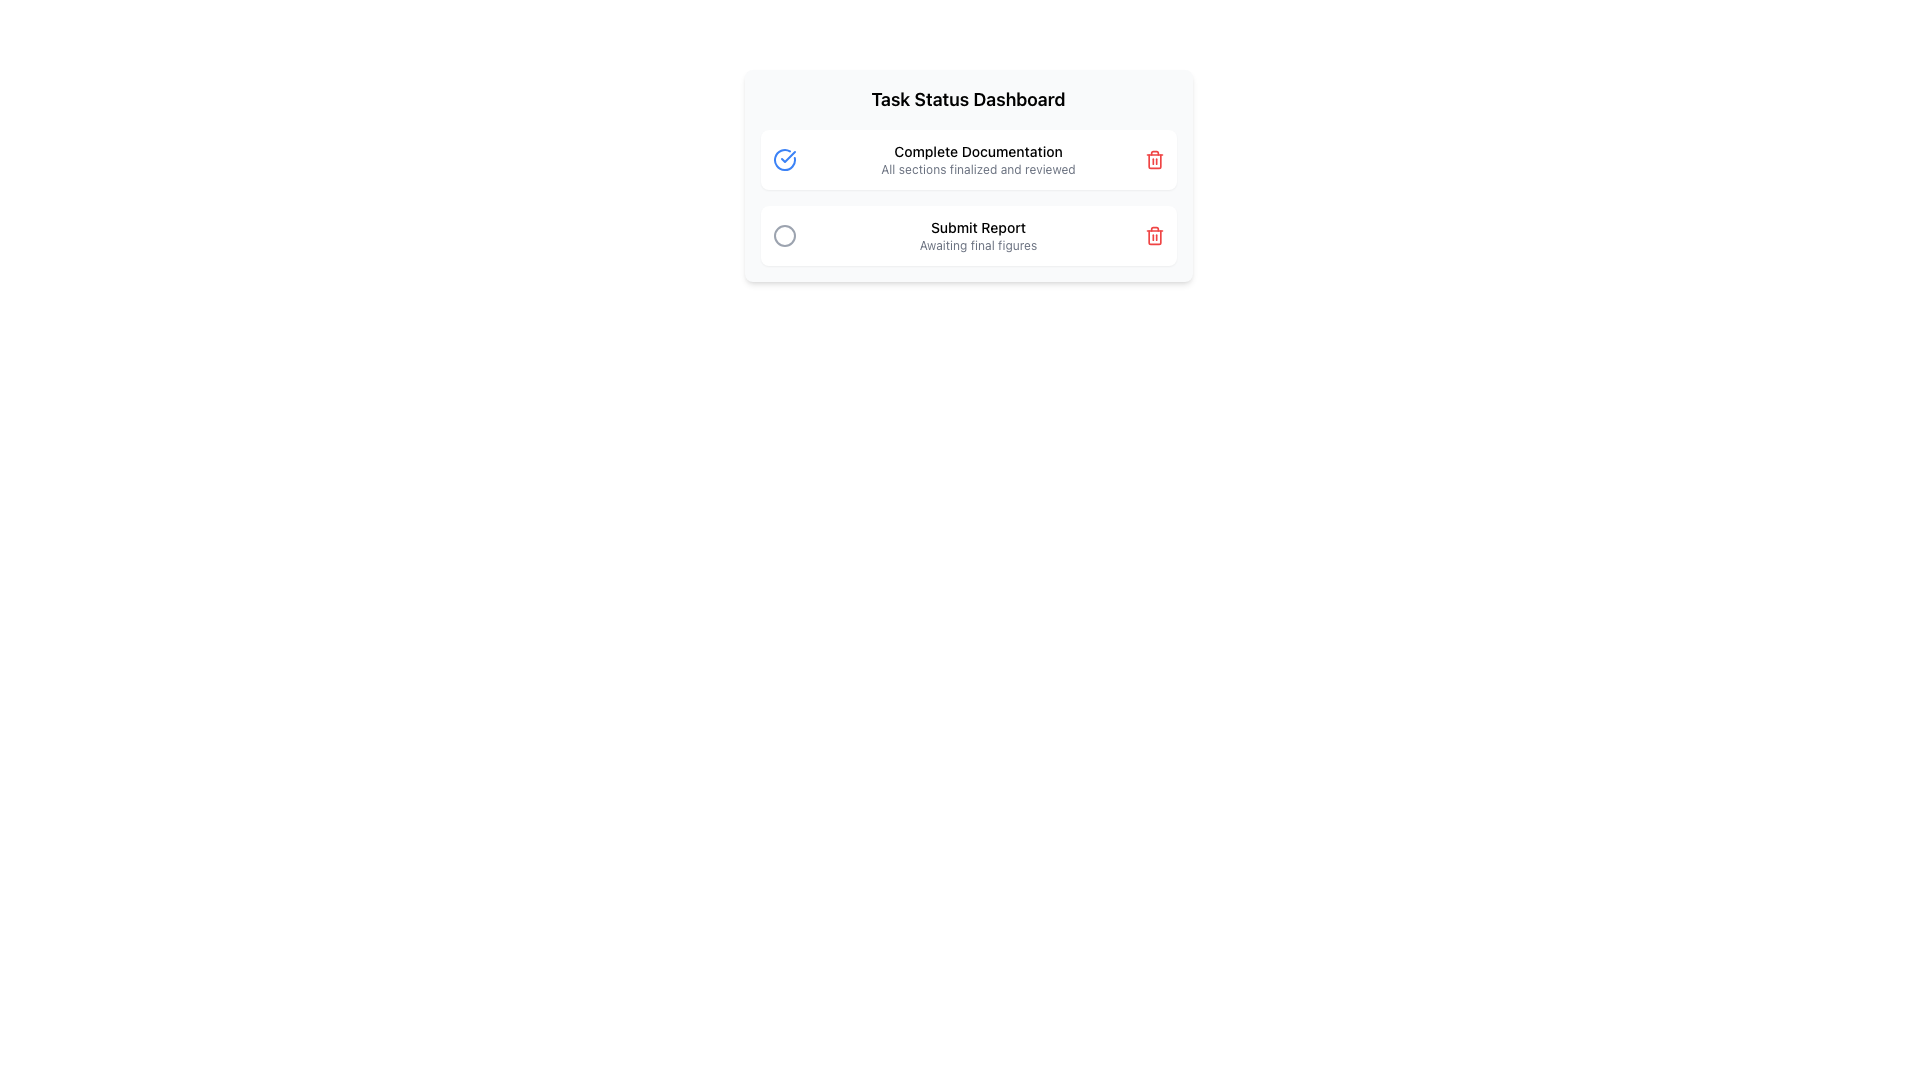 This screenshot has width=1920, height=1080. Describe the element at coordinates (1154, 158) in the screenshot. I see `the delete button associated with the task titled 'Complete Documentation'` at that location.